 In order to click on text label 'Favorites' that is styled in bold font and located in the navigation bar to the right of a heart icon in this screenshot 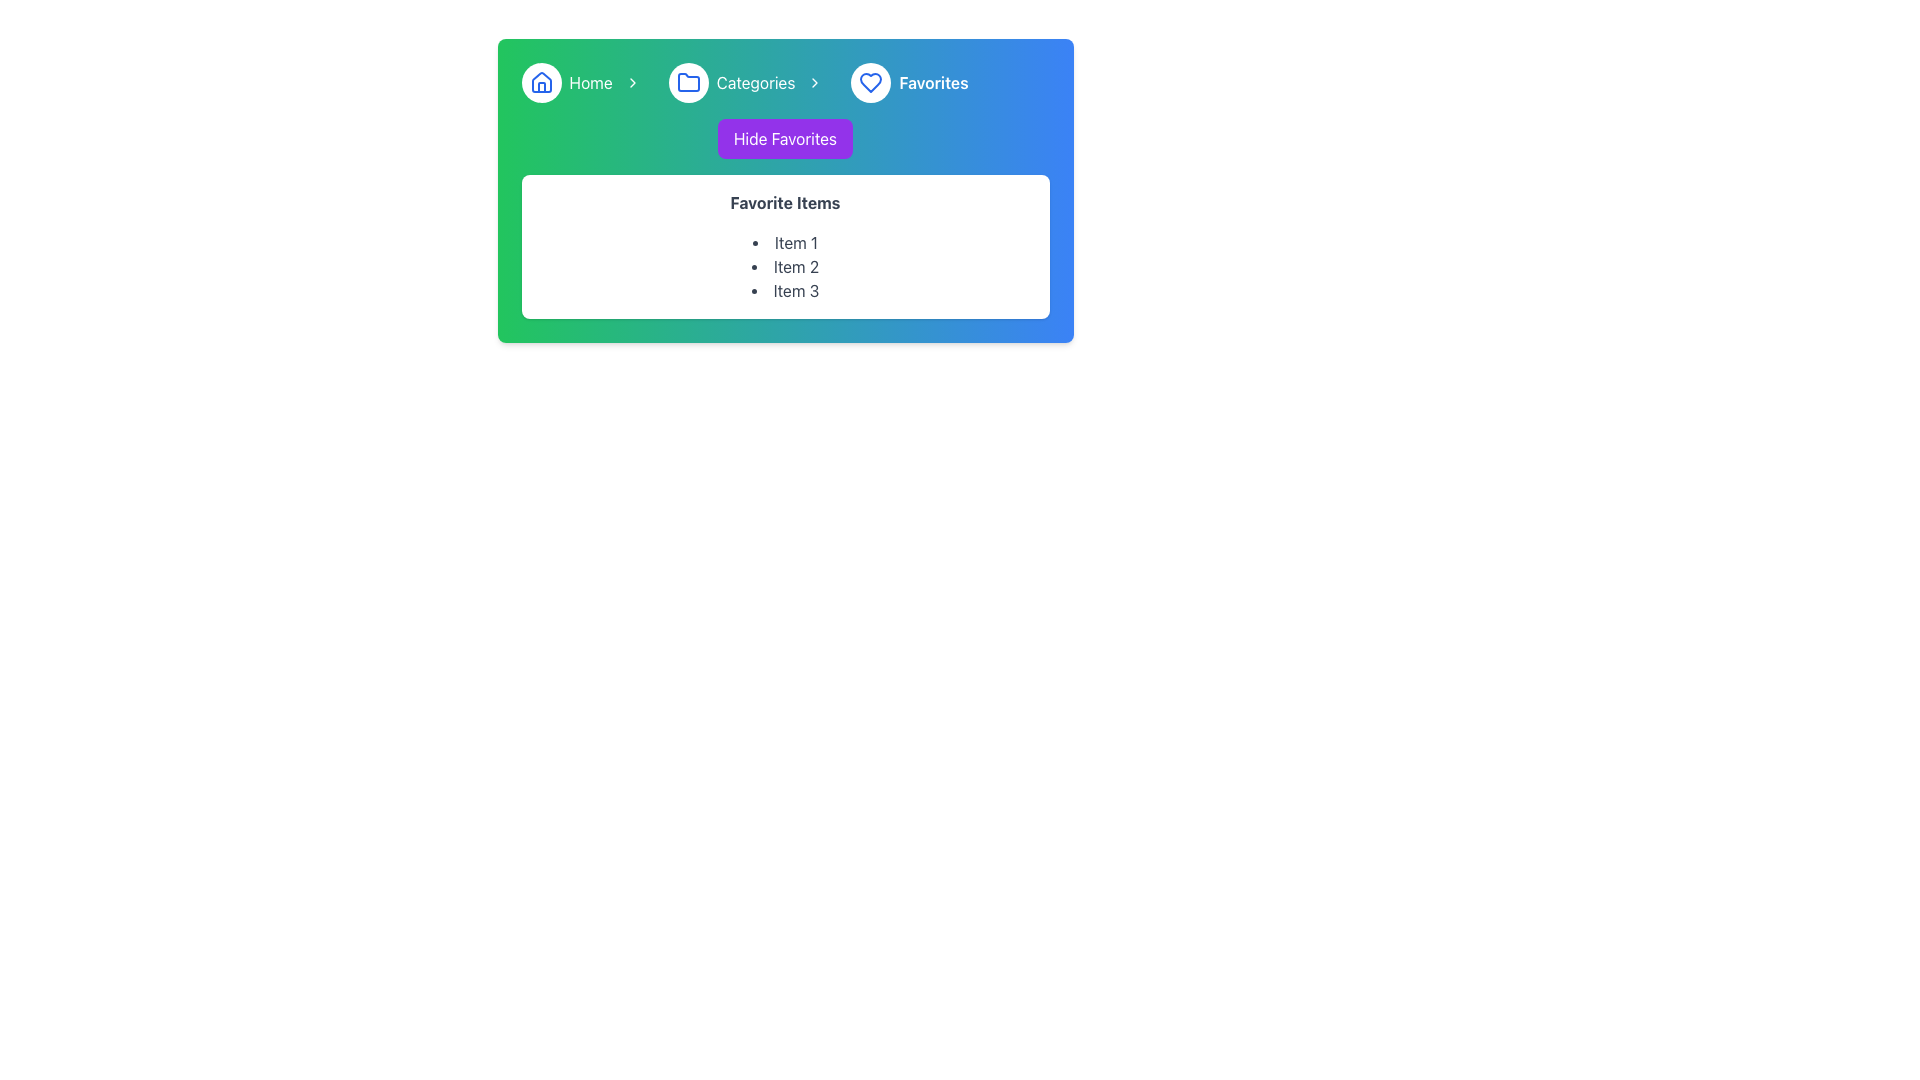, I will do `click(933, 82)`.